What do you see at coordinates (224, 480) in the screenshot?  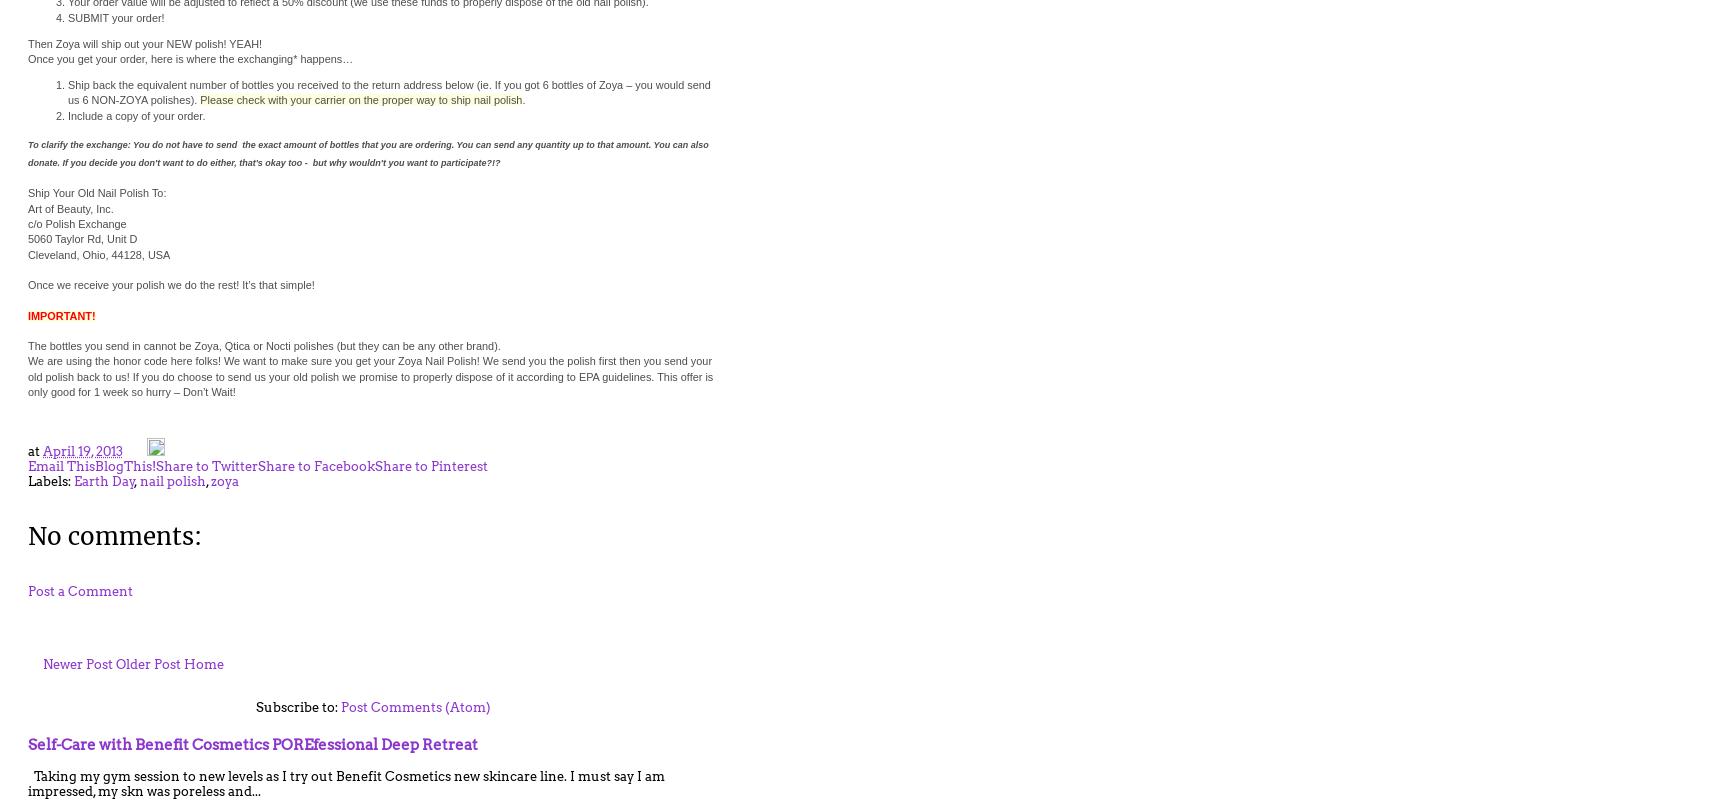 I see `'zoya'` at bounding box center [224, 480].